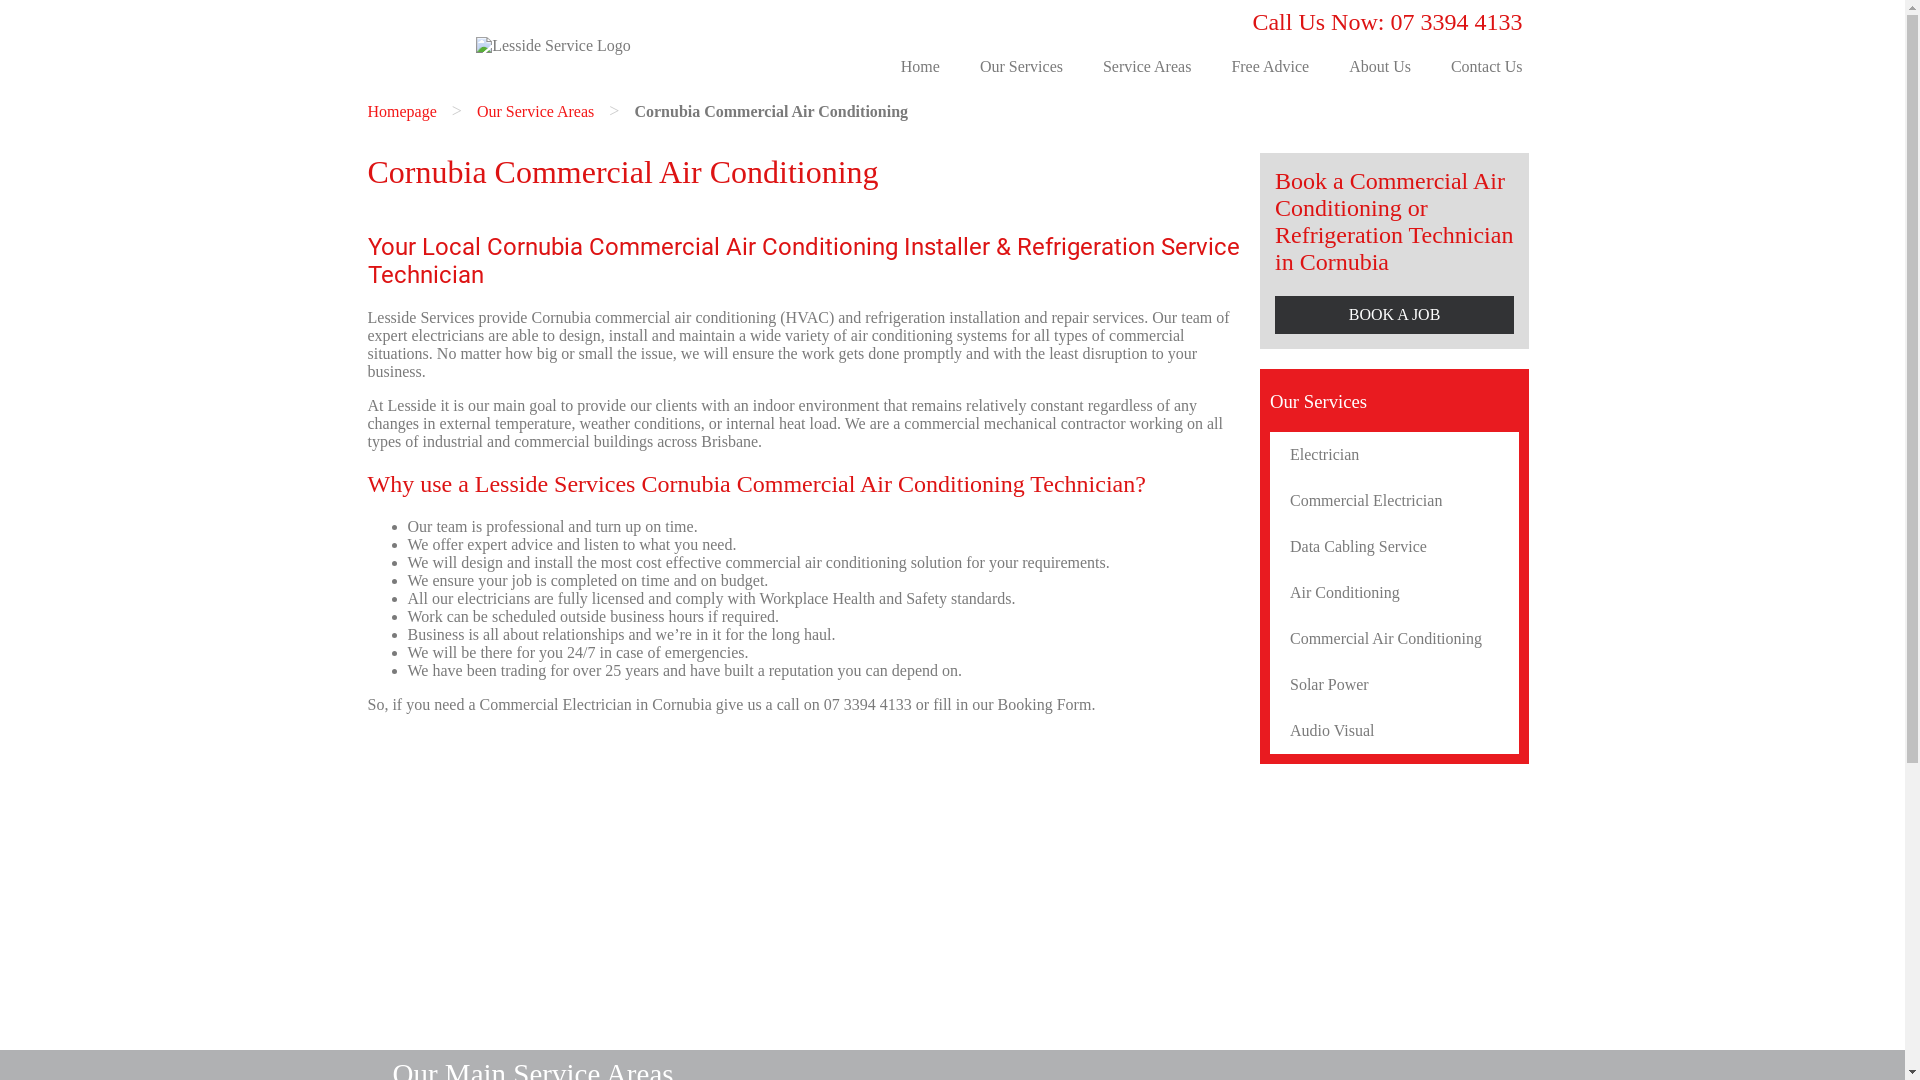 This screenshot has height=1080, width=1920. Describe the element at coordinates (401, 110) in the screenshot. I see `'Homepage'` at that location.